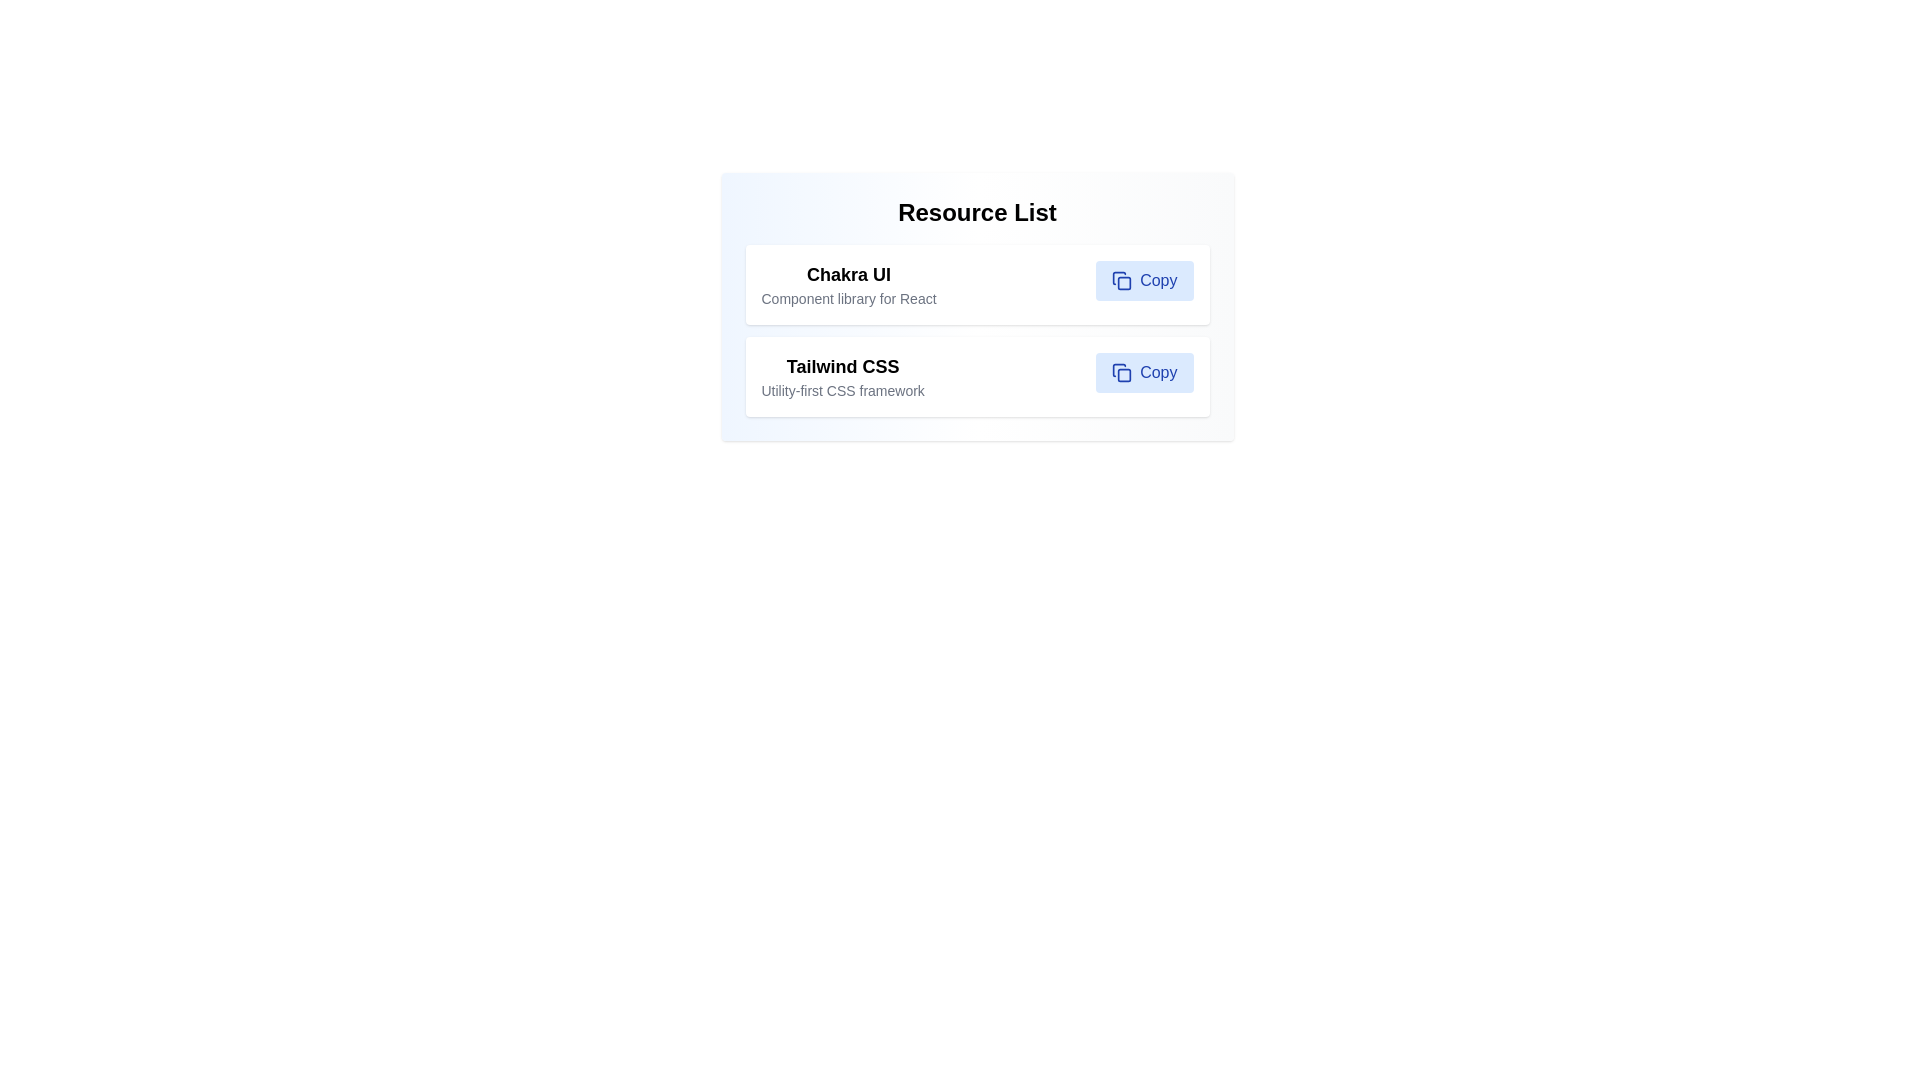 The width and height of the screenshot is (1920, 1080). I want to click on the 'Copy' button located at the top-right corner of the 'Chakra UI' card, just below the 'Resource List' title, so click(1144, 281).